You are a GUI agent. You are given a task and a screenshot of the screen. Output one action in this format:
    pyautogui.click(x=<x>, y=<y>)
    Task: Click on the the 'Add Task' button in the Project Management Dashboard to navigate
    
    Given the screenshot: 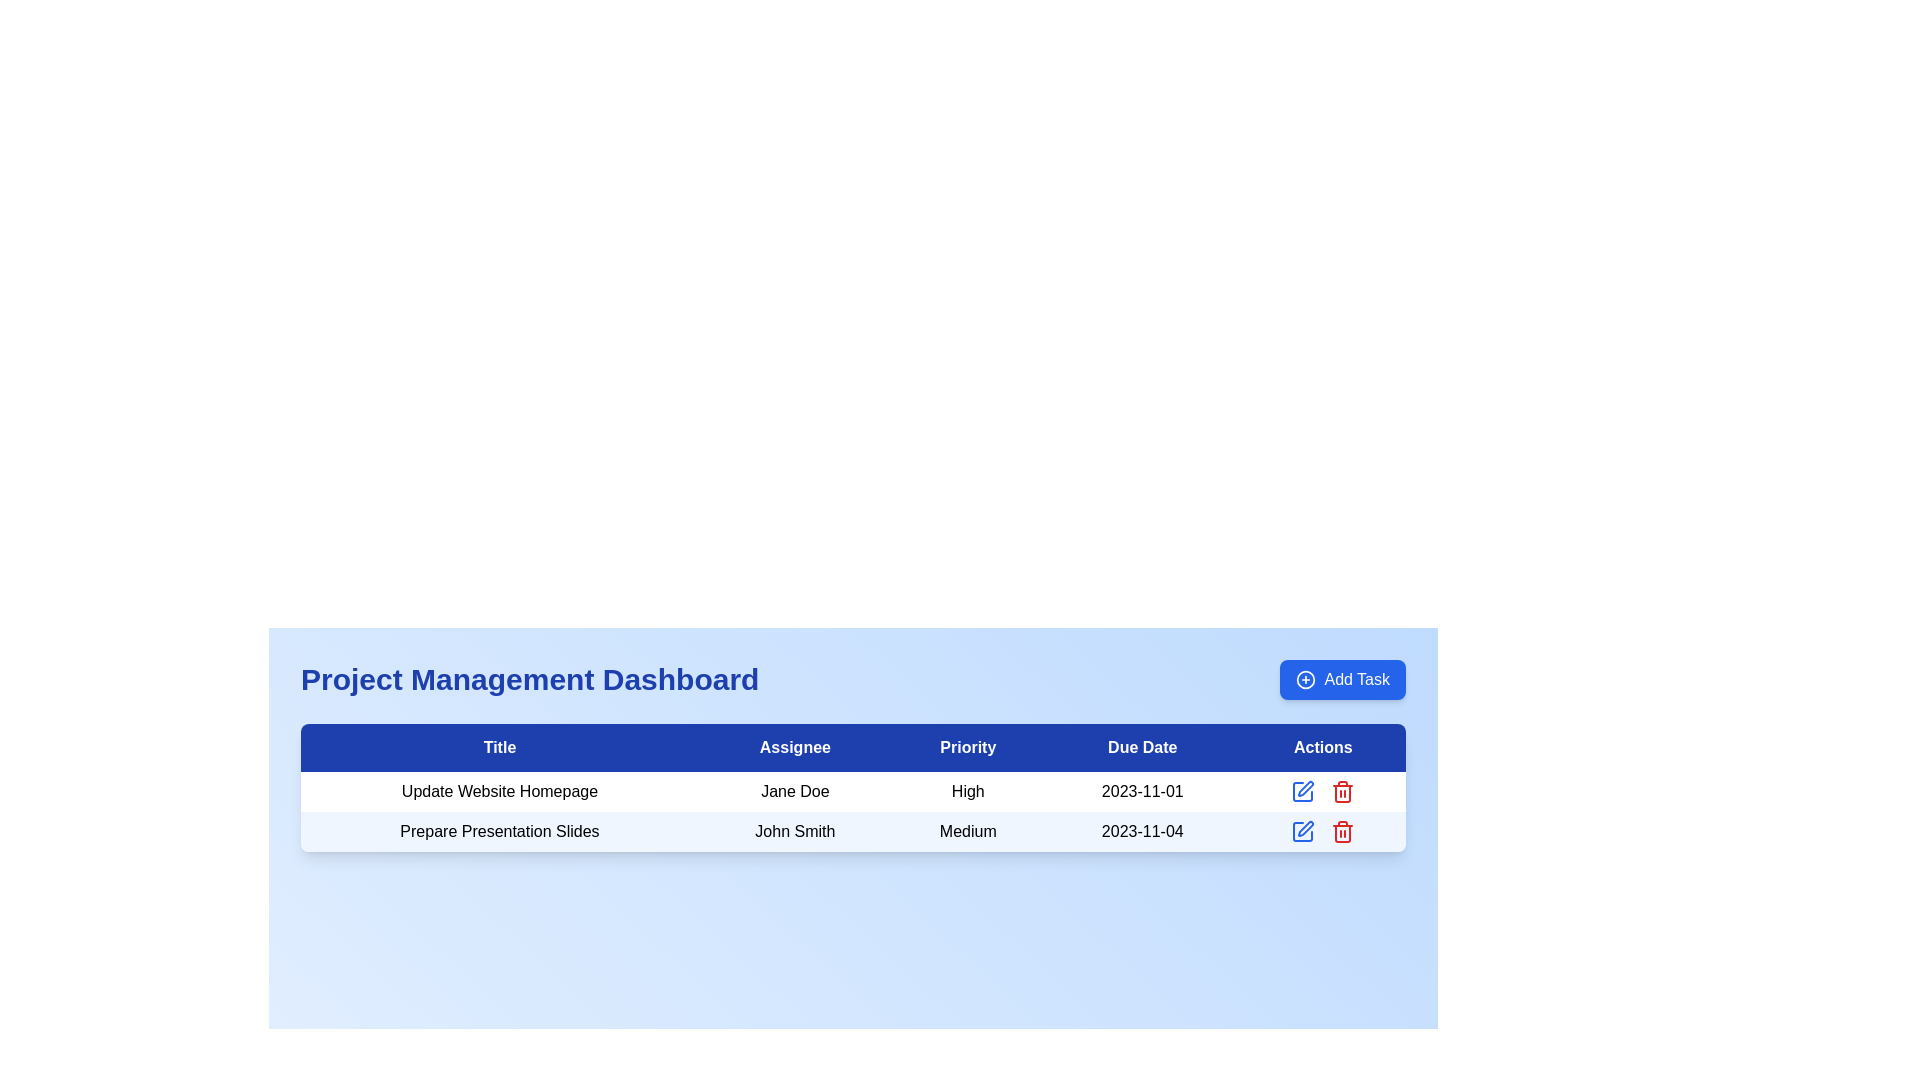 What is the action you would take?
    pyautogui.click(x=1343, y=678)
    